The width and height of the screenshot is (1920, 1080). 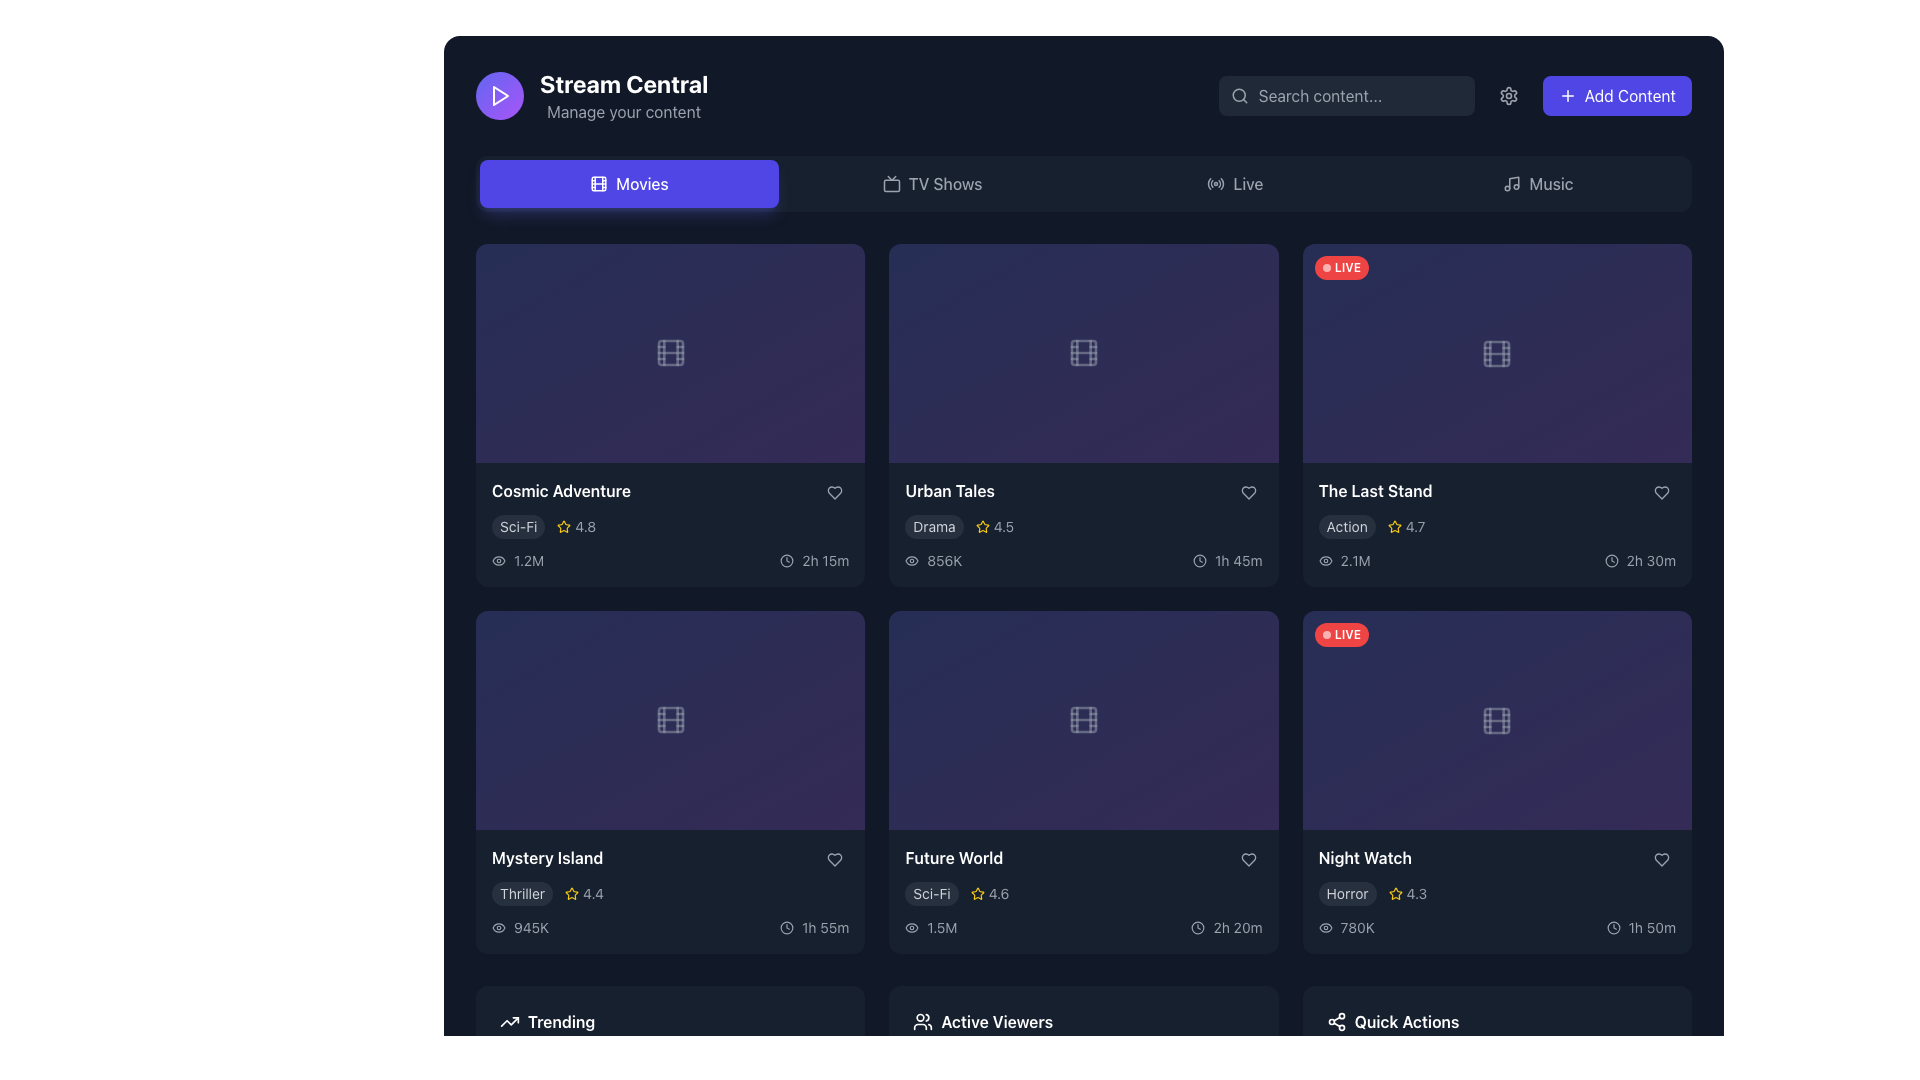 What do you see at coordinates (1661, 859) in the screenshot?
I see `the heart-shaped icon button located at the bottom right of the 'Night Watch' content card` at bounding box center [1661, 859].